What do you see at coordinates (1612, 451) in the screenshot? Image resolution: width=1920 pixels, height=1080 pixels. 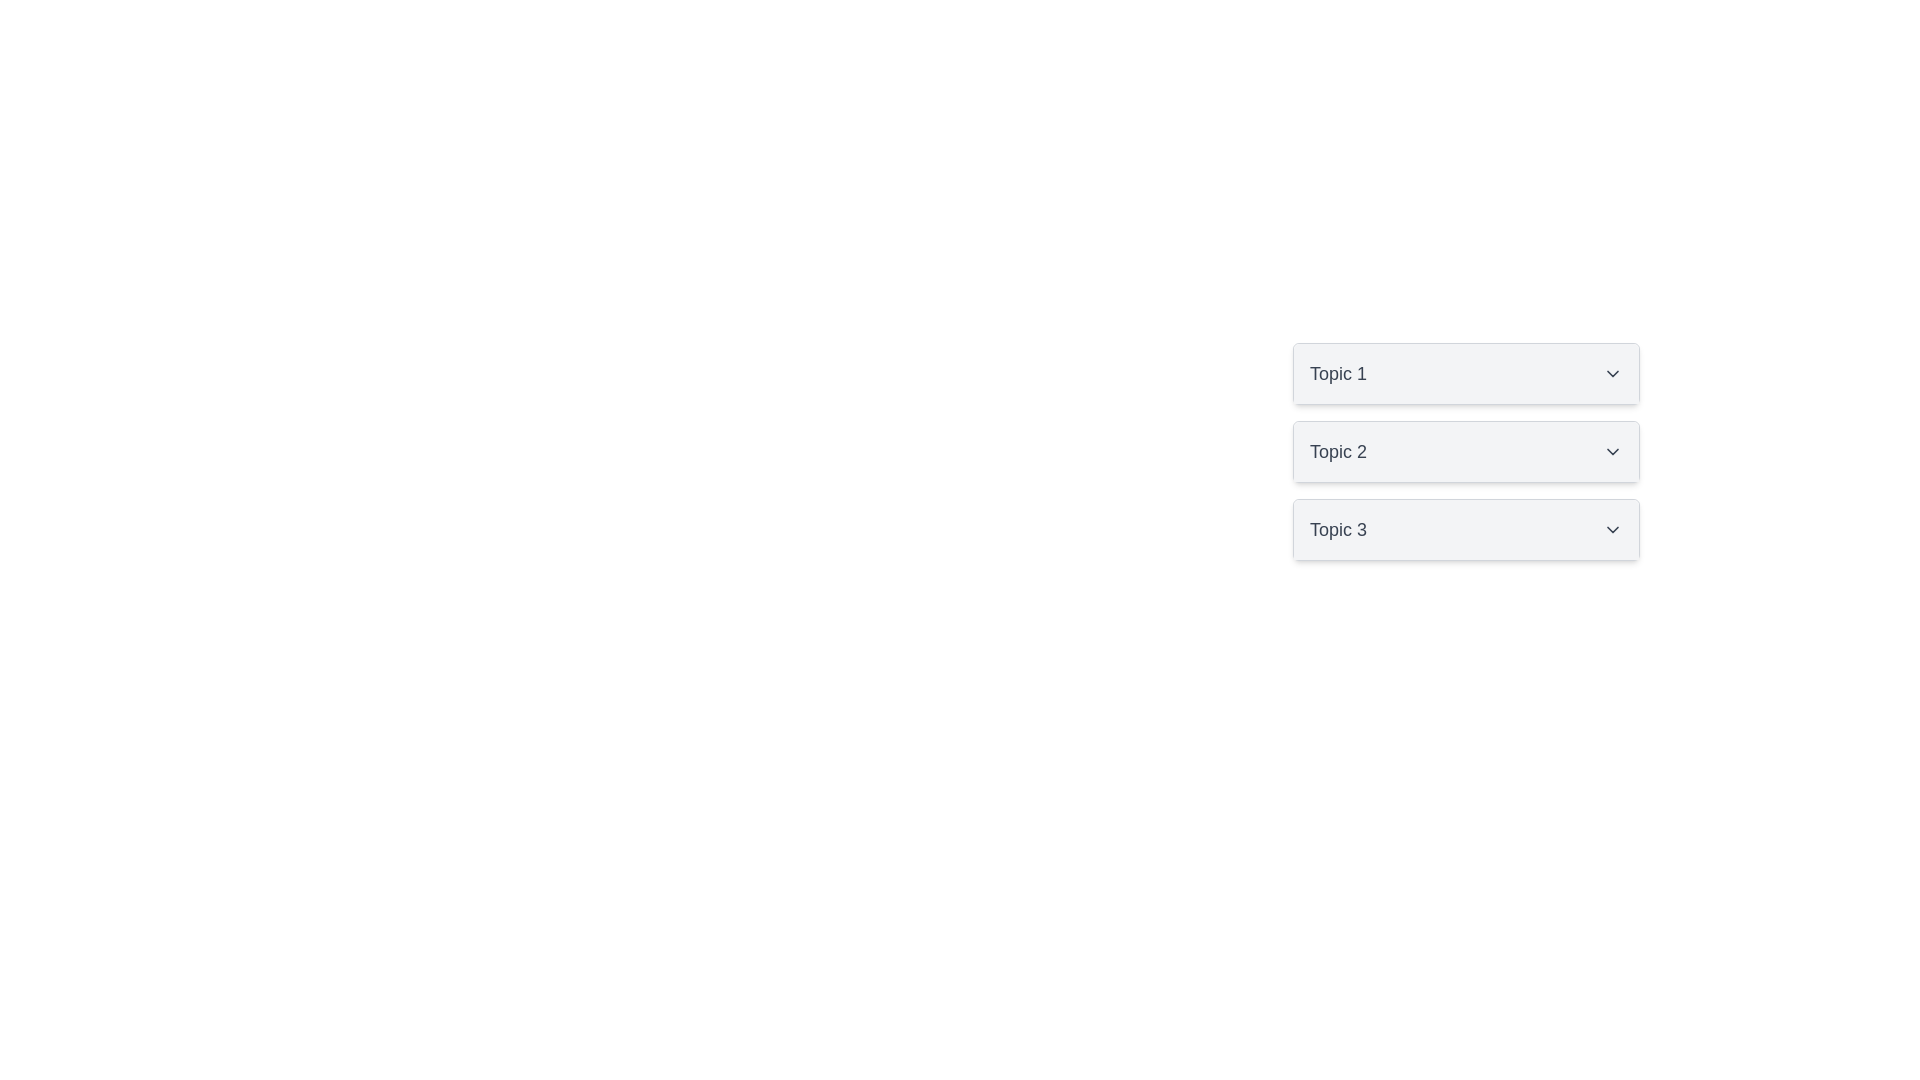 I see `the expandable icon for 'Topic 2'` at bounding box center [1612, 451].